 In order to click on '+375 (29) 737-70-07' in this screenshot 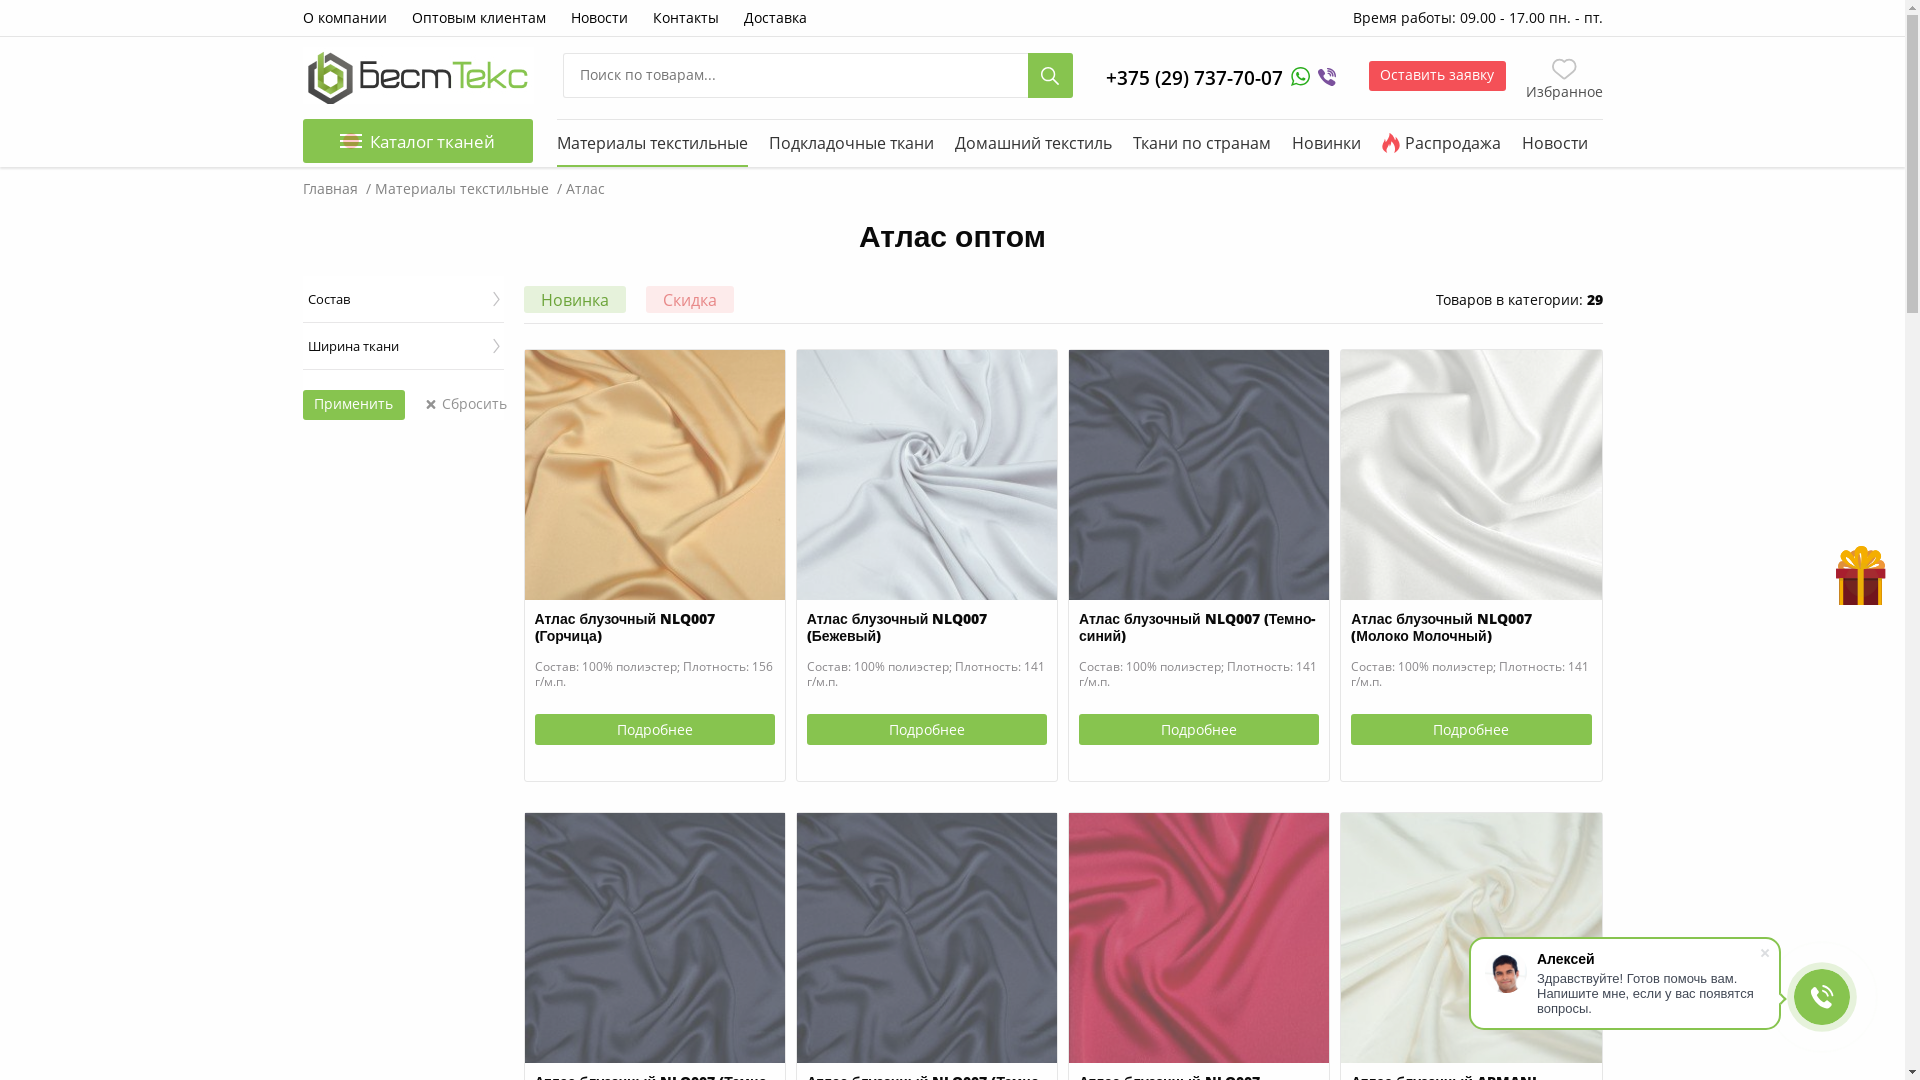, I will do `click(1194, 76)`.